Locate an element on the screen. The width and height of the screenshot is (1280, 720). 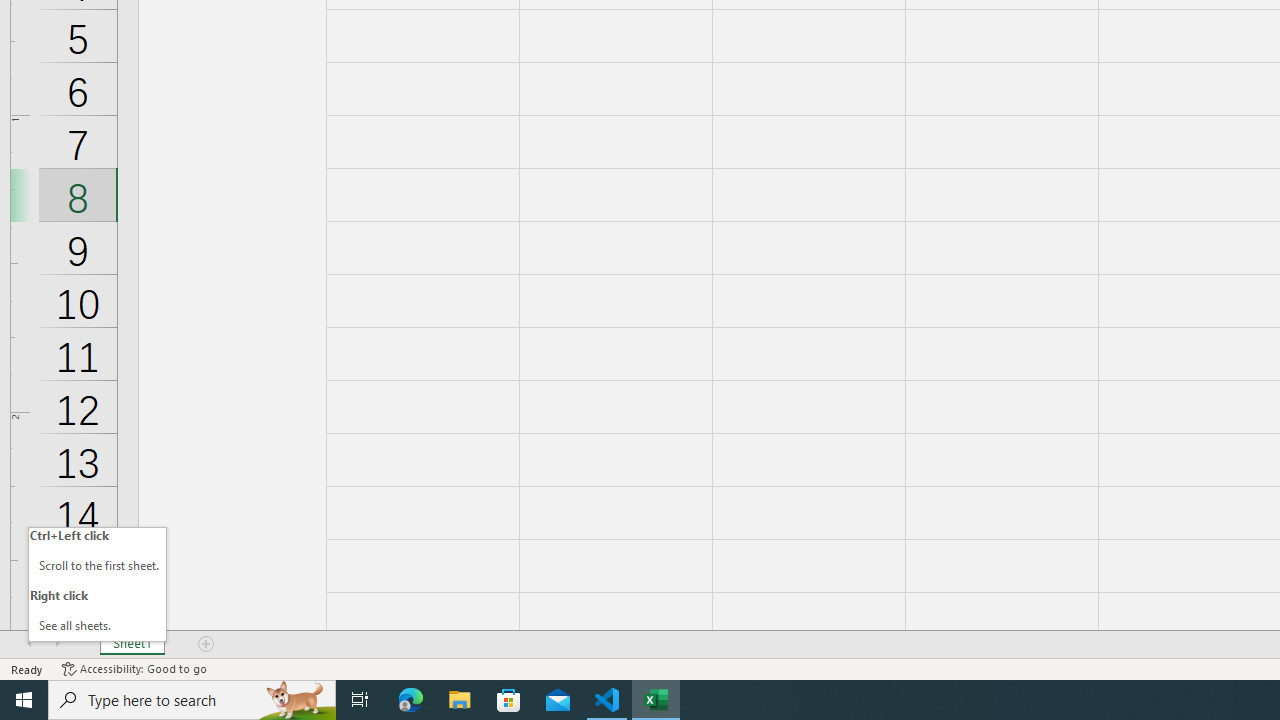
'Accessibility Checker Accessibility: Good to go' is located at coordinates (133, 669).